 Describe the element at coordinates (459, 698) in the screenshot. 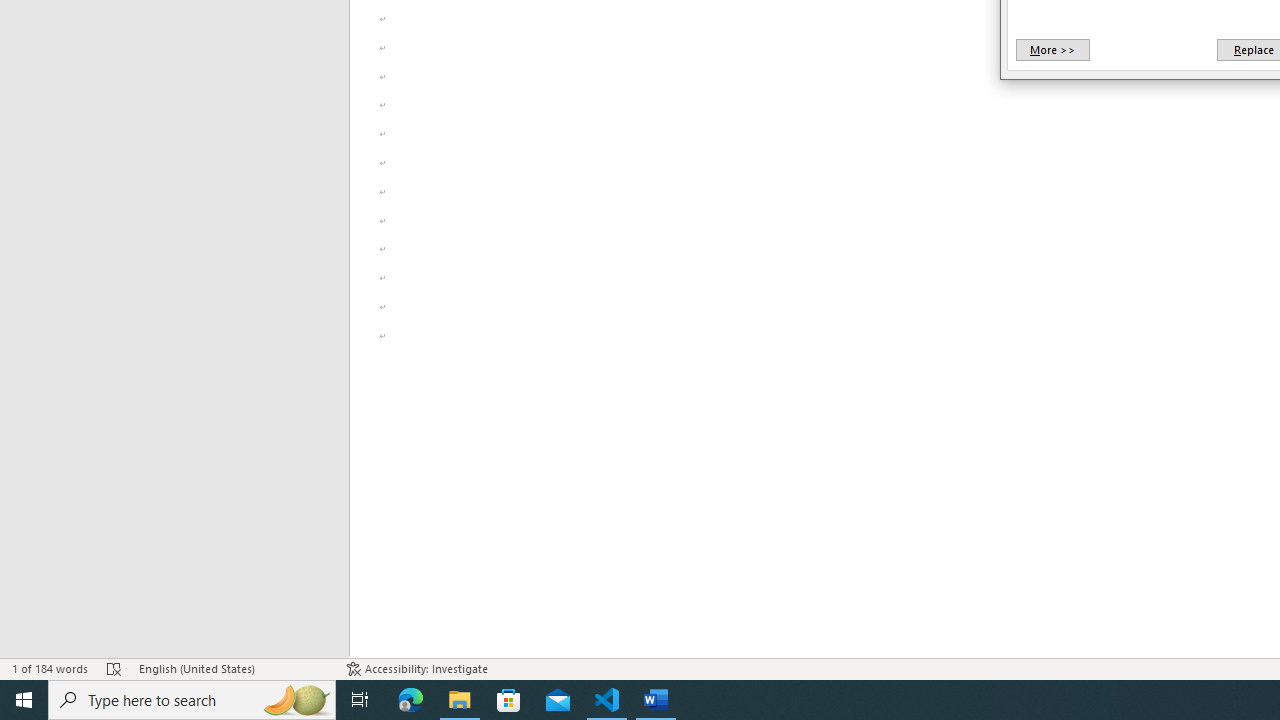

I see `'File Explorer - 1 running window'` at that location.